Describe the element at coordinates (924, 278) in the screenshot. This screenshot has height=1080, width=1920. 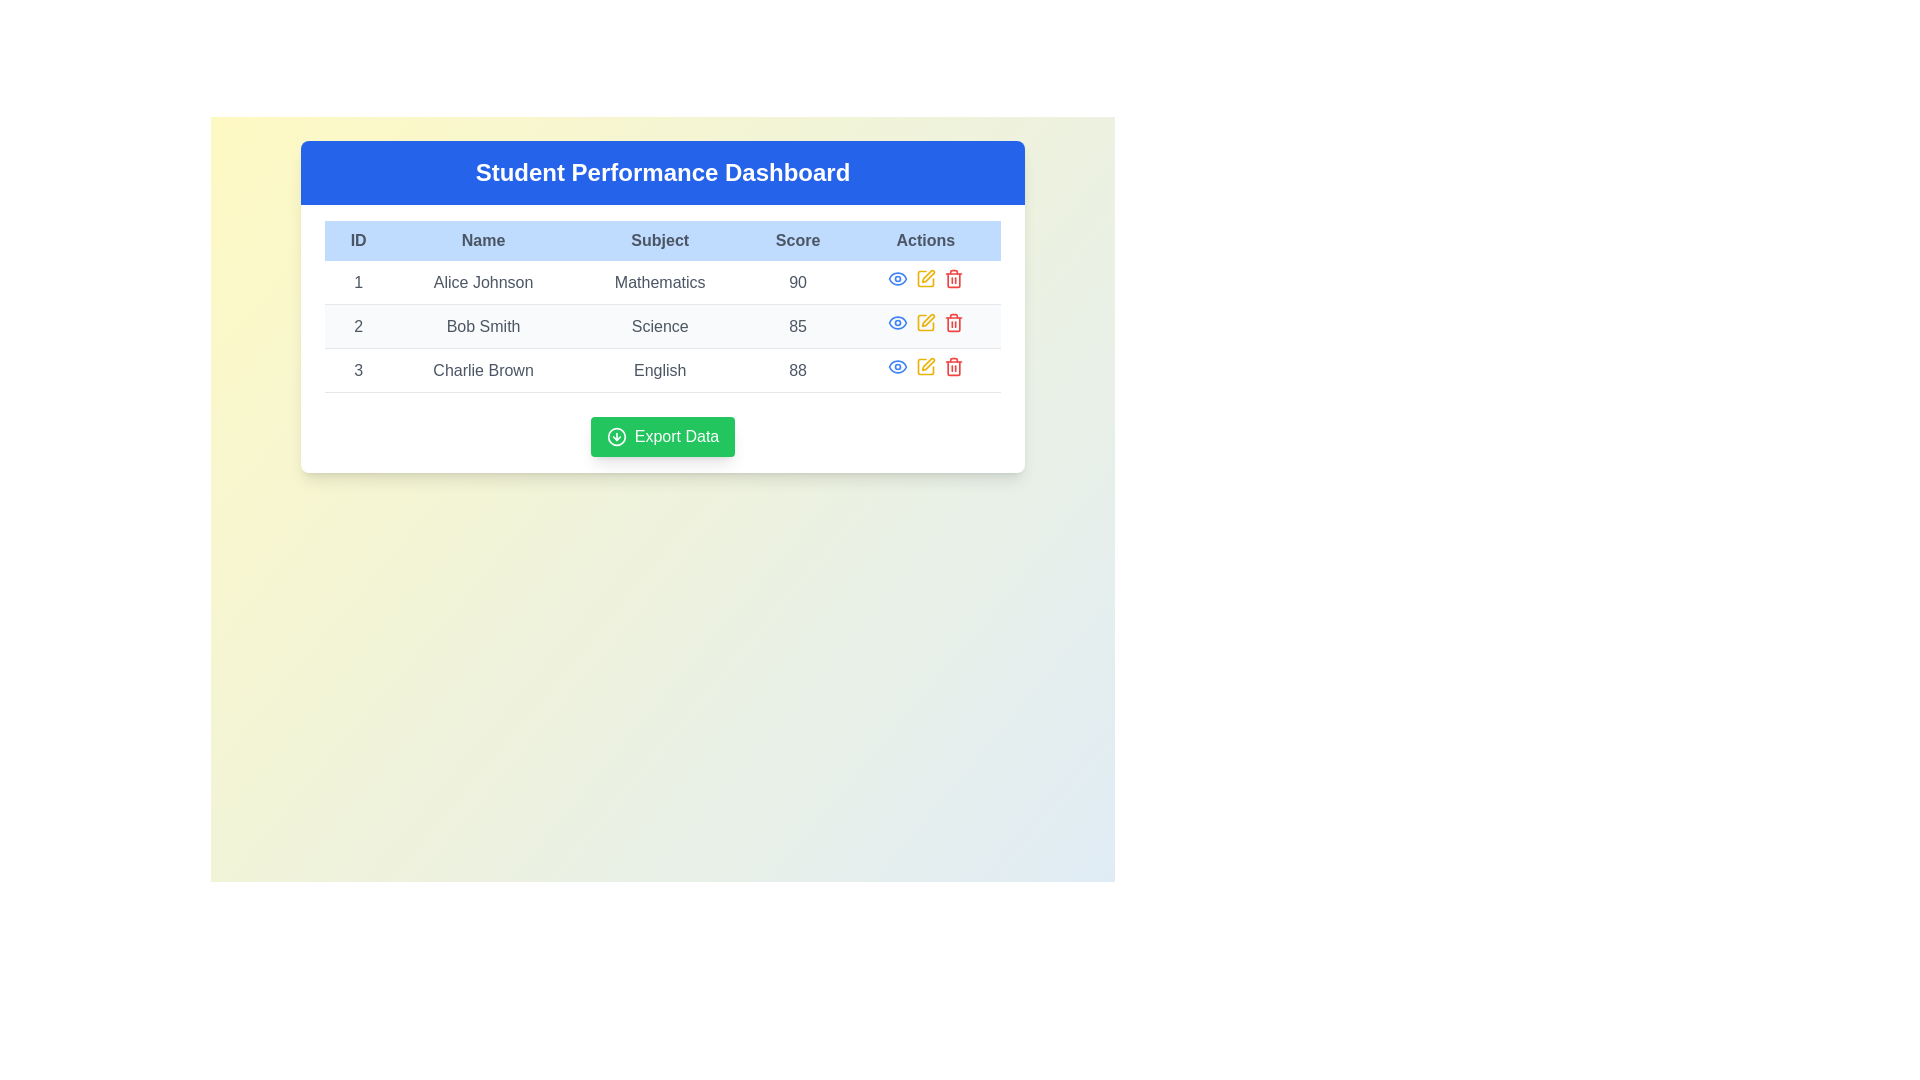
I see `the yellow pencil icon button located in the 'Actions' column of the first row of the user data table` at that location.